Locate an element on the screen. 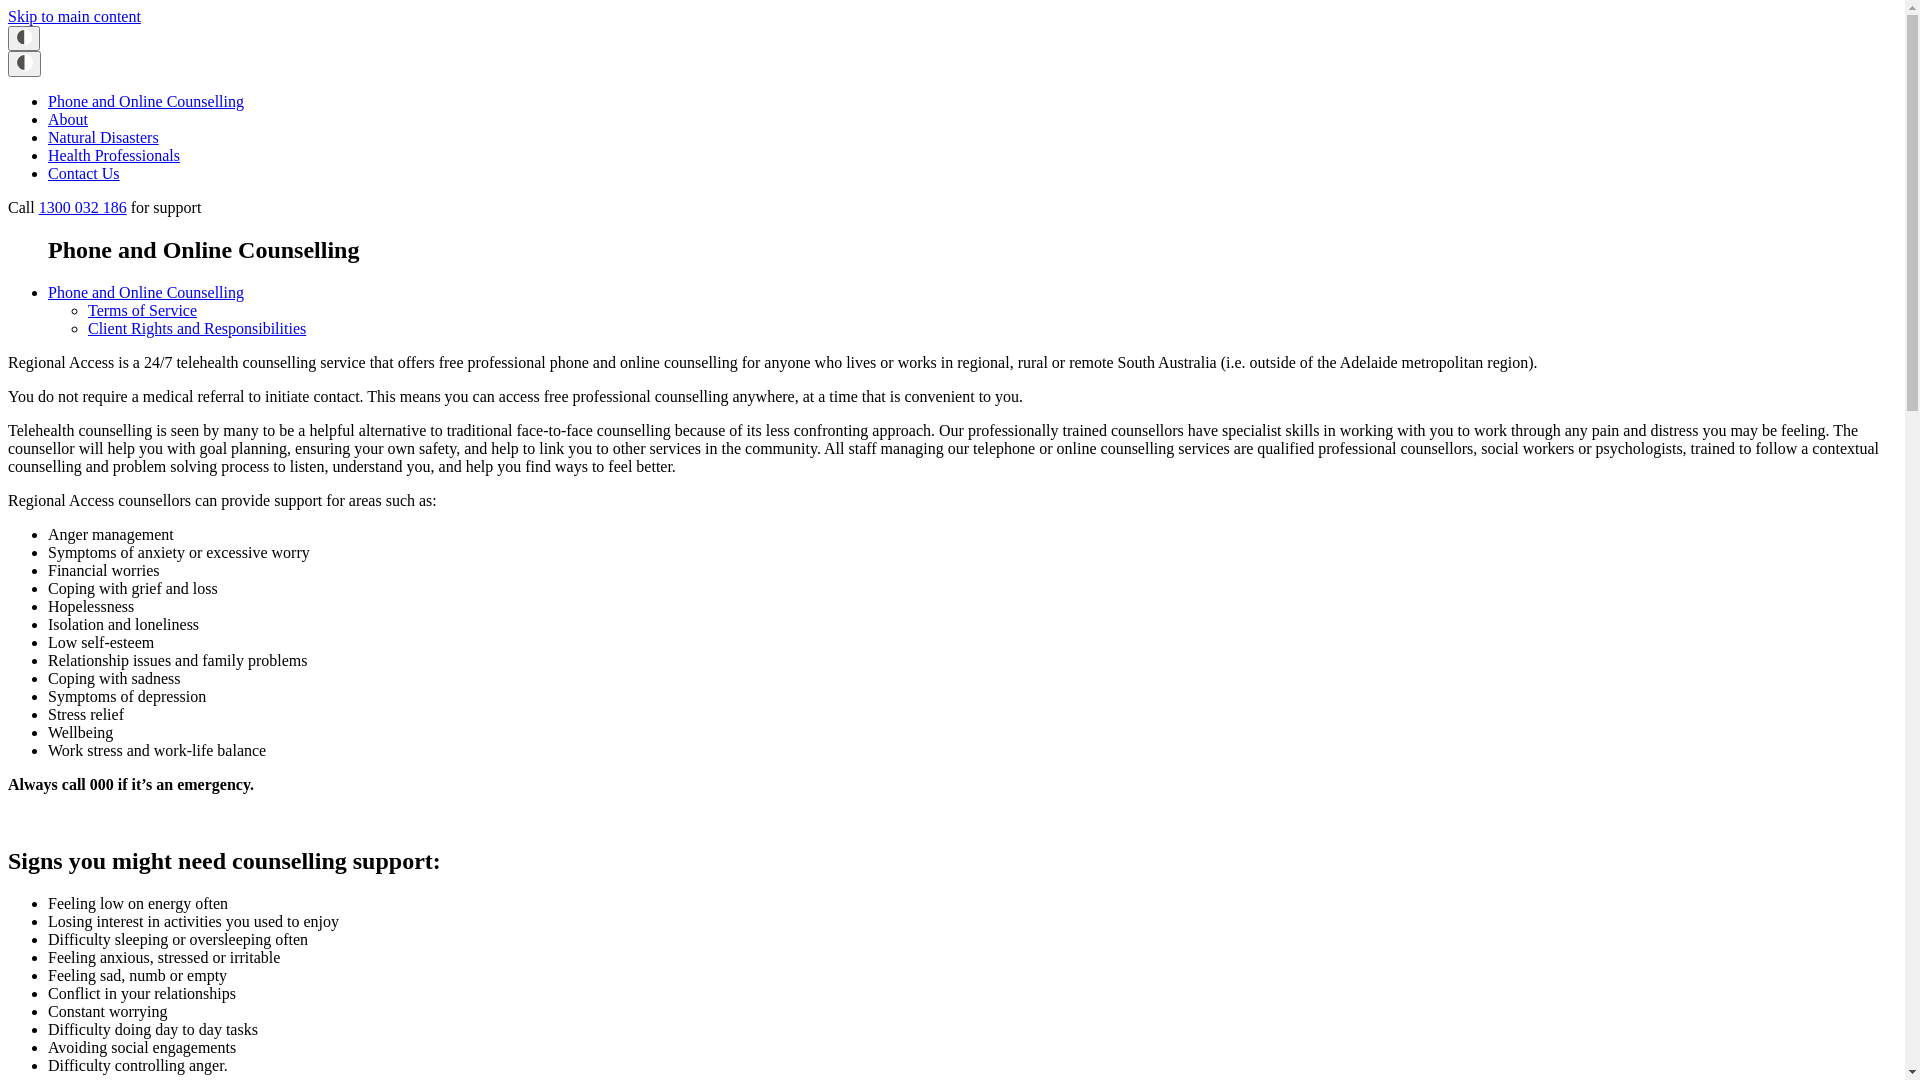 This screenshot has height=1080, width=1920. 'Health Professionals' is located at coordinates (113, 154).